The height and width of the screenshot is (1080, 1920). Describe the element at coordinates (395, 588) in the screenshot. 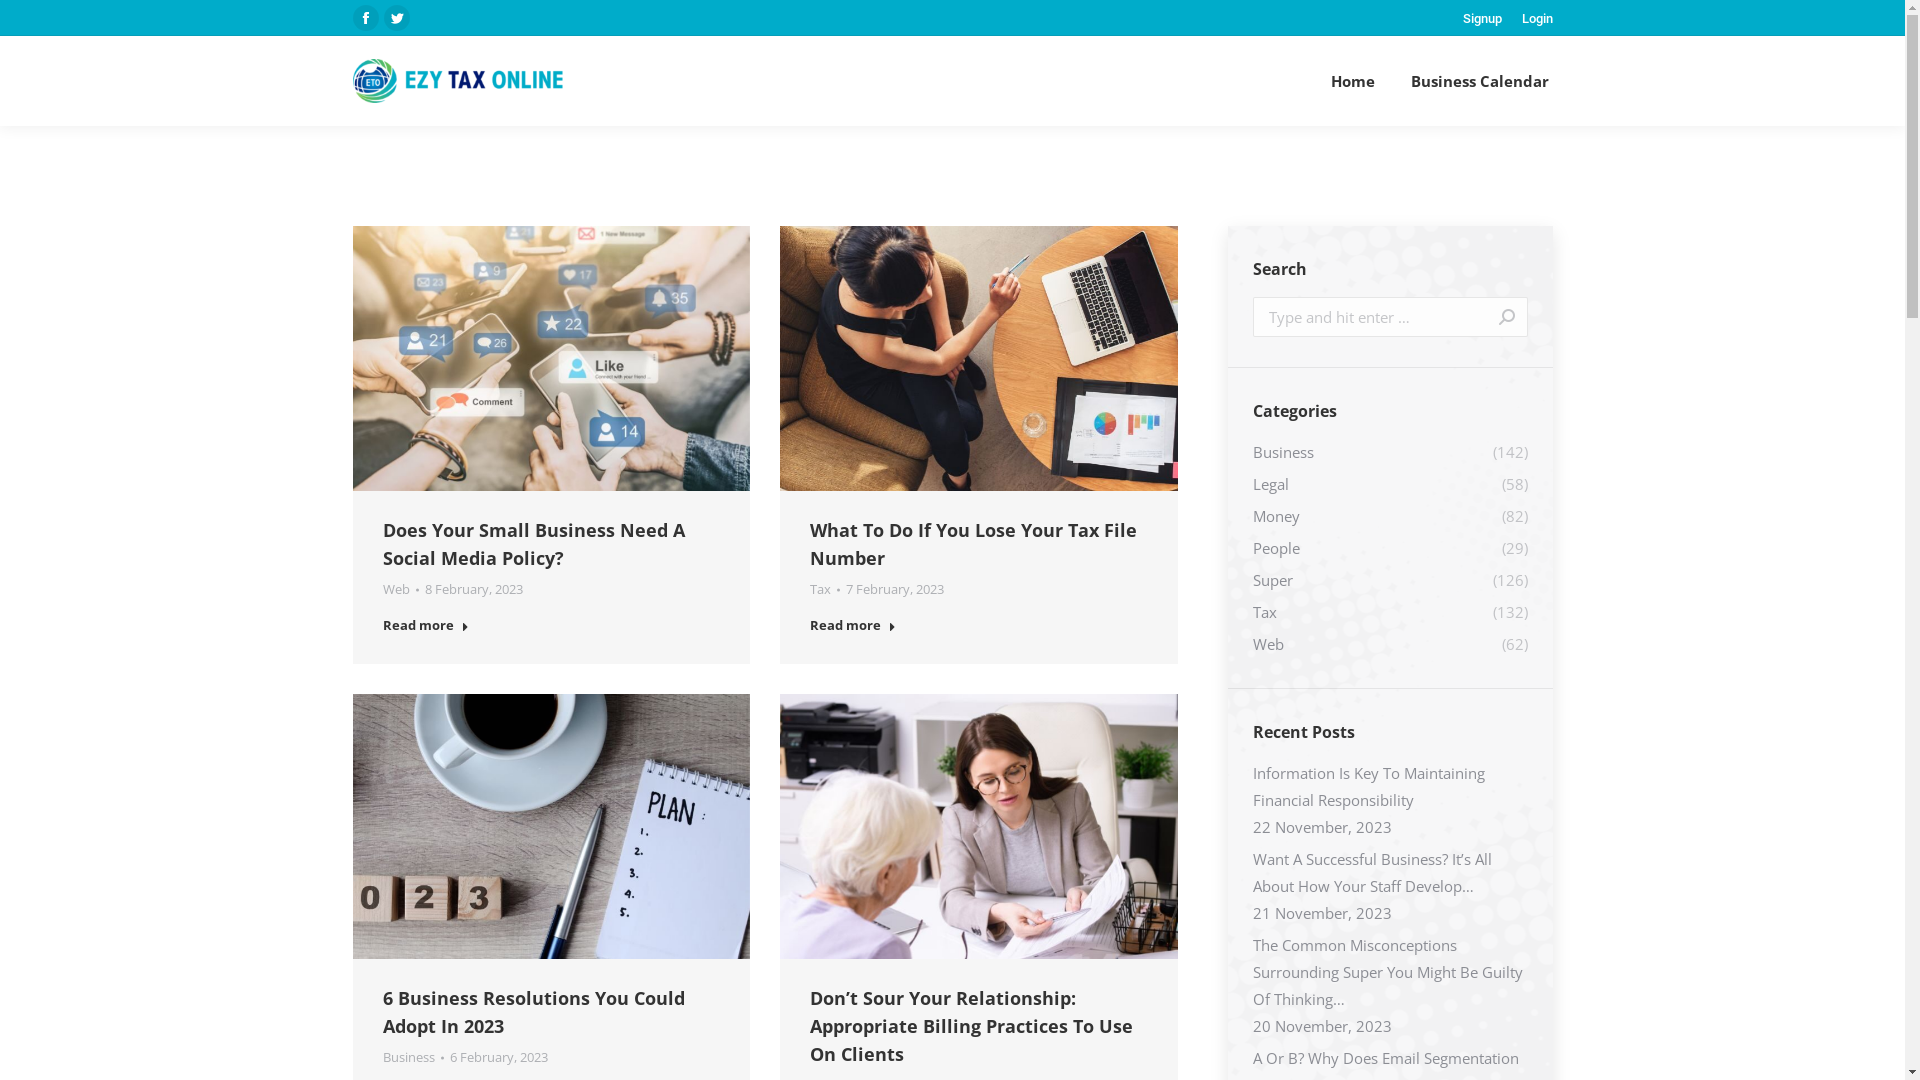

I see `'Web'` at that location.